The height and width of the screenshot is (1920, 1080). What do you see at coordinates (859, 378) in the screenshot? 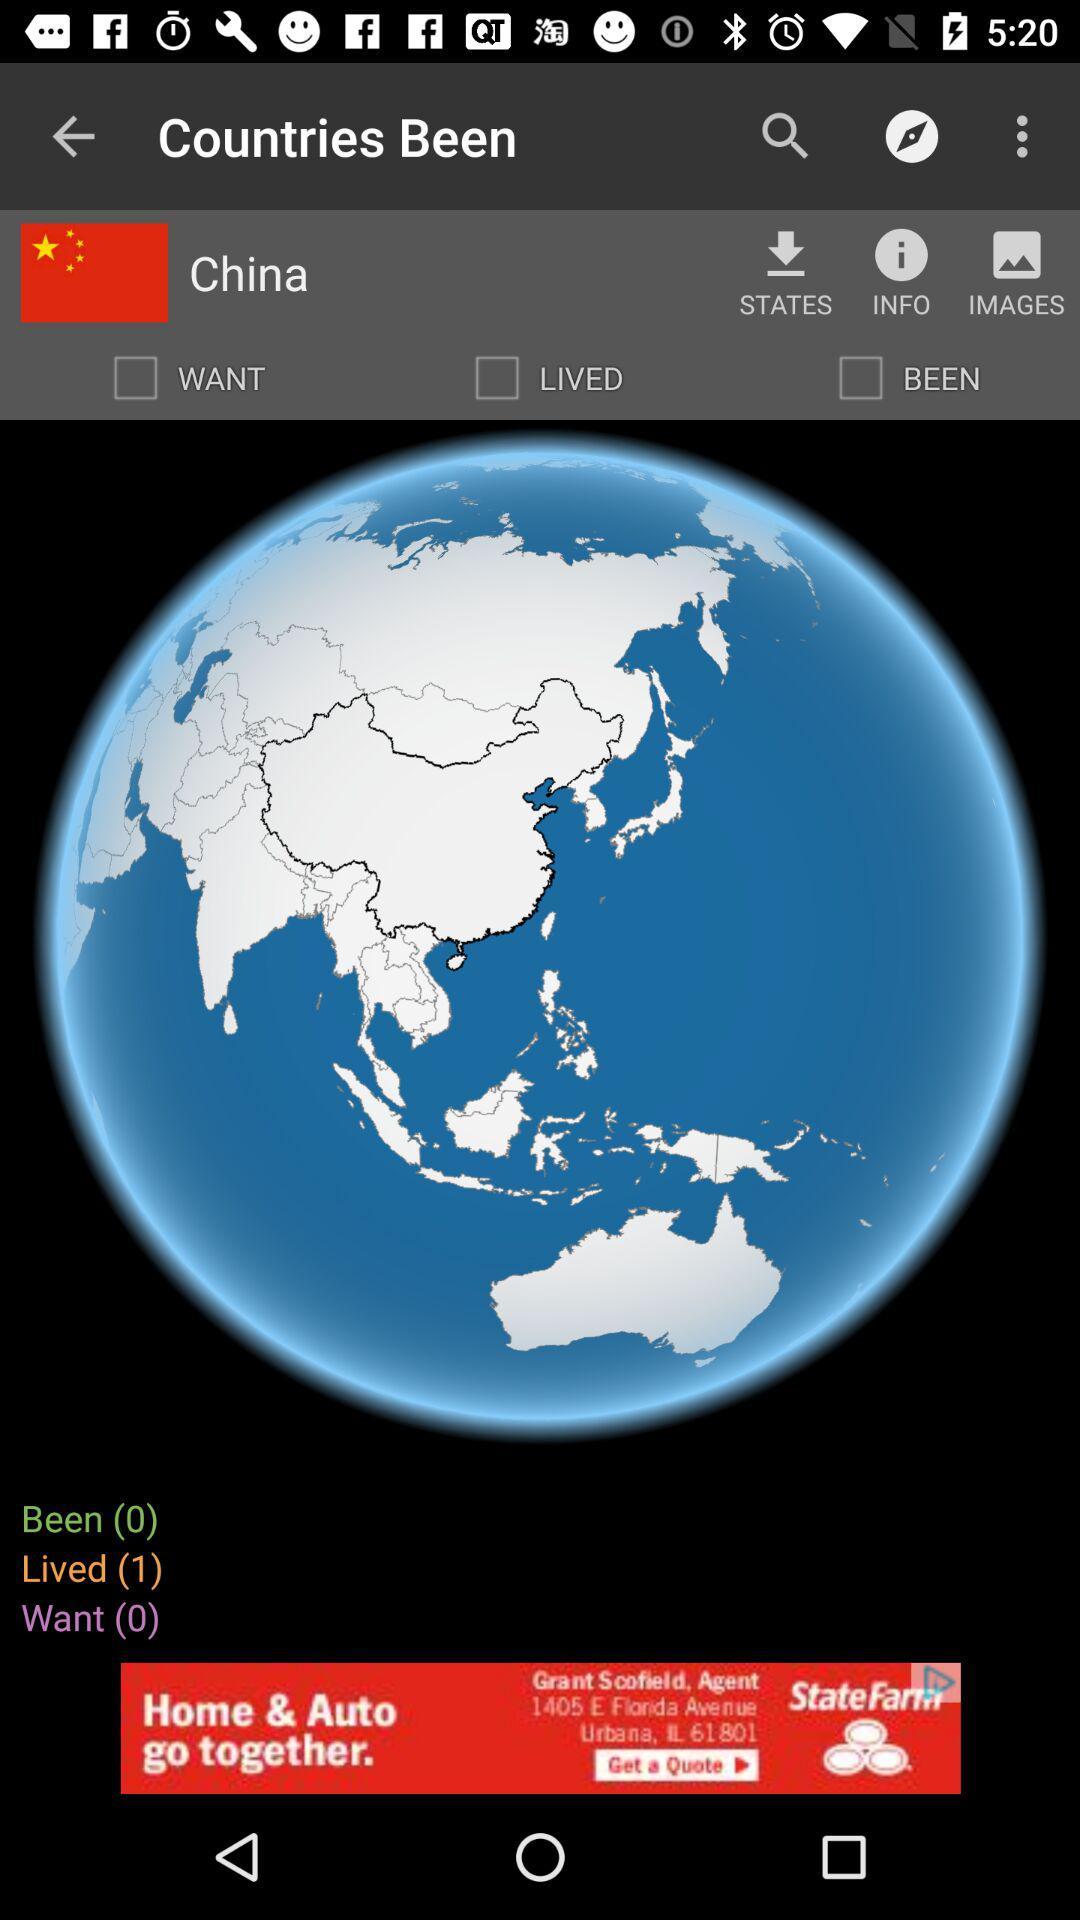
I see `user to check box if been to china` at bounding box center [859, 378].